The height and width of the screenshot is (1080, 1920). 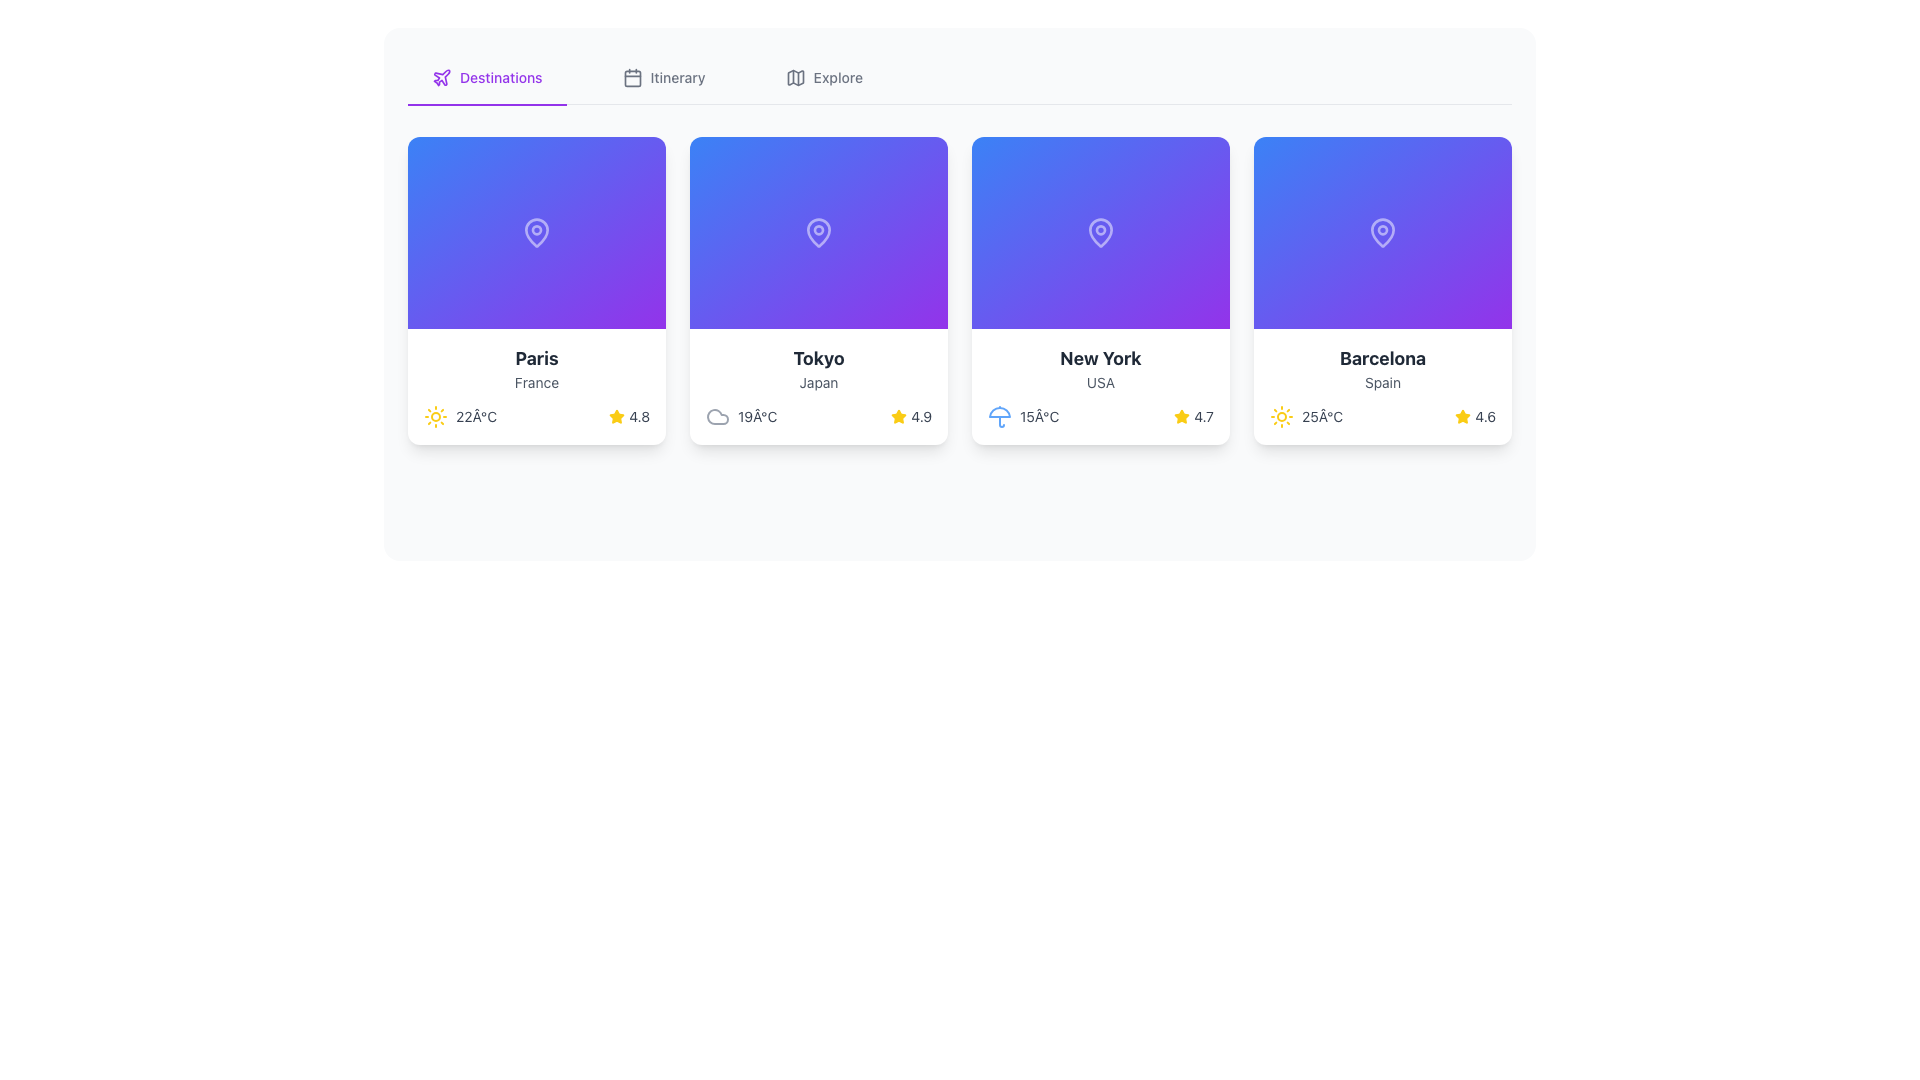 I want to click on the bold text label displaying 'Barcelona', which is prominently featured in a card layout with a gradient blue background, located above the label 'Spain', so click(x=1381, y=357).